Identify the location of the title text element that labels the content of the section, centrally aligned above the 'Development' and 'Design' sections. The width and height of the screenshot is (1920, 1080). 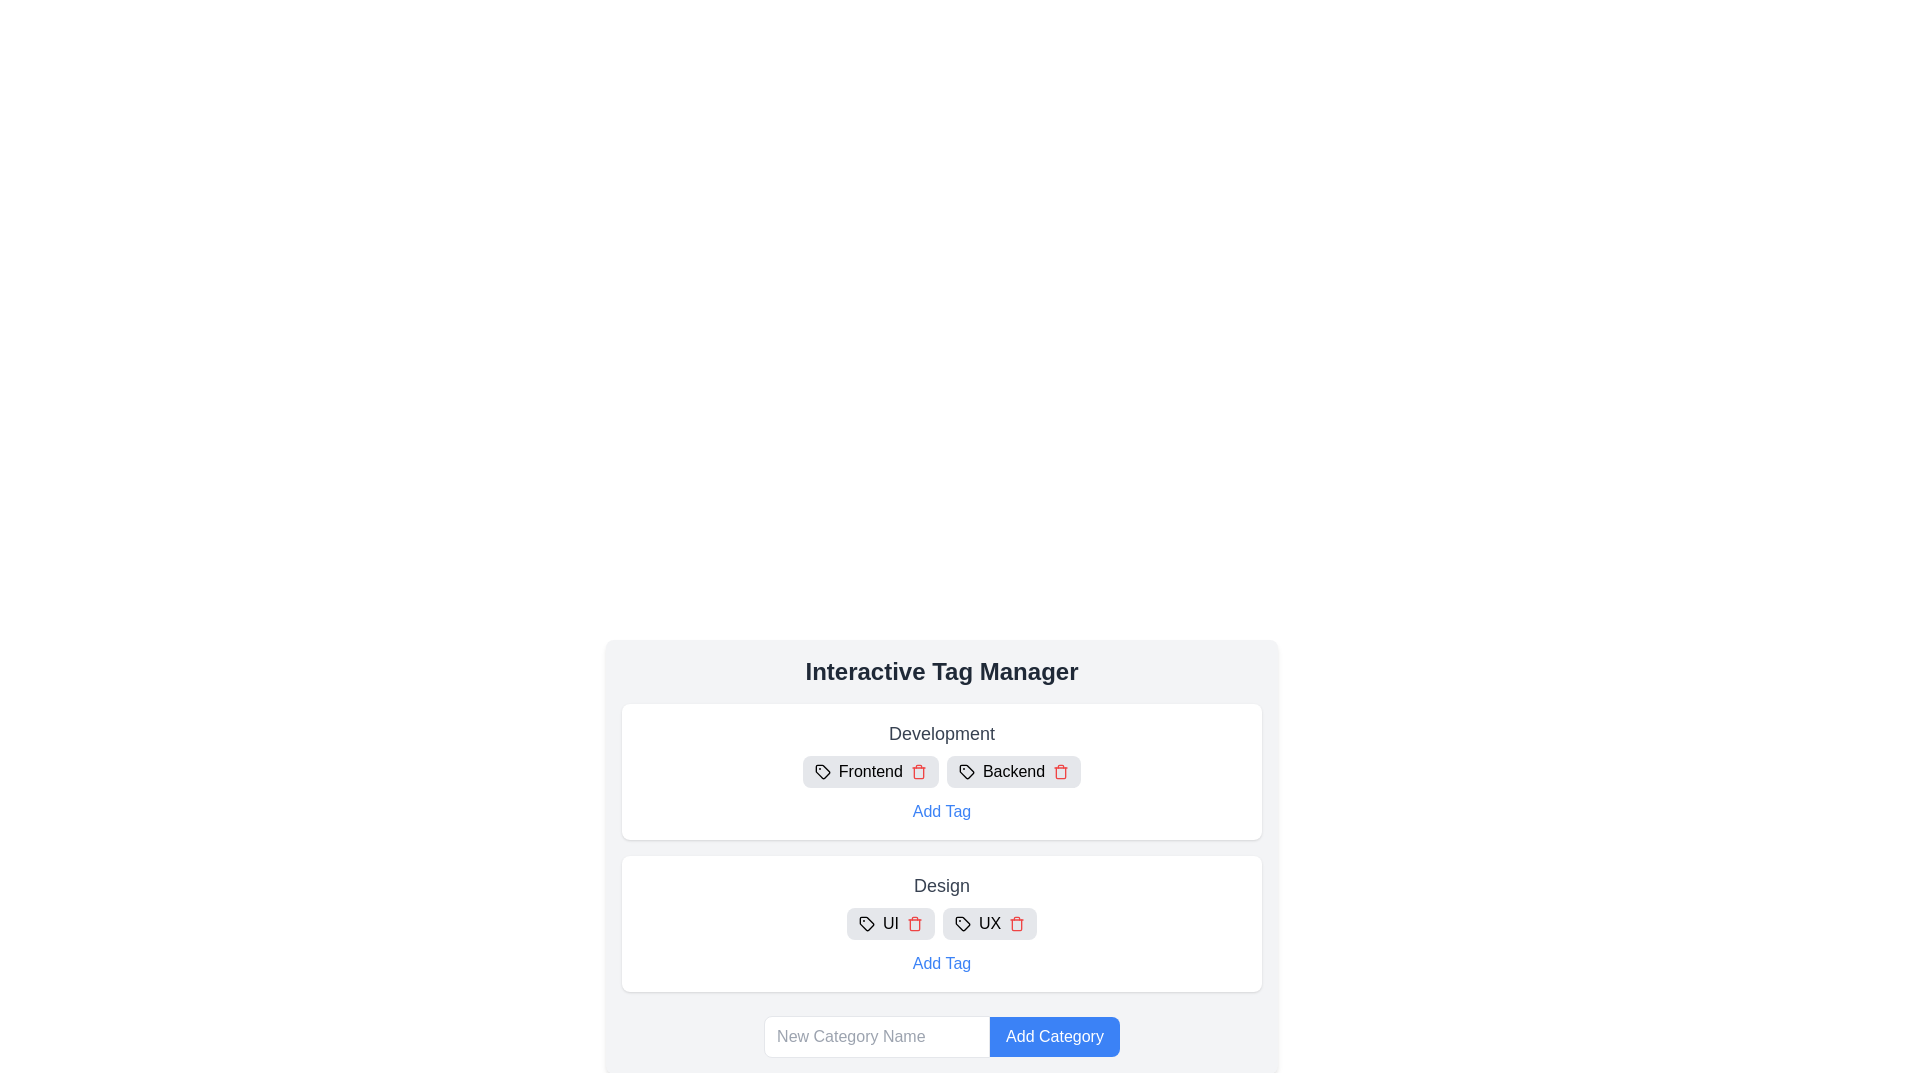
(940, 671).